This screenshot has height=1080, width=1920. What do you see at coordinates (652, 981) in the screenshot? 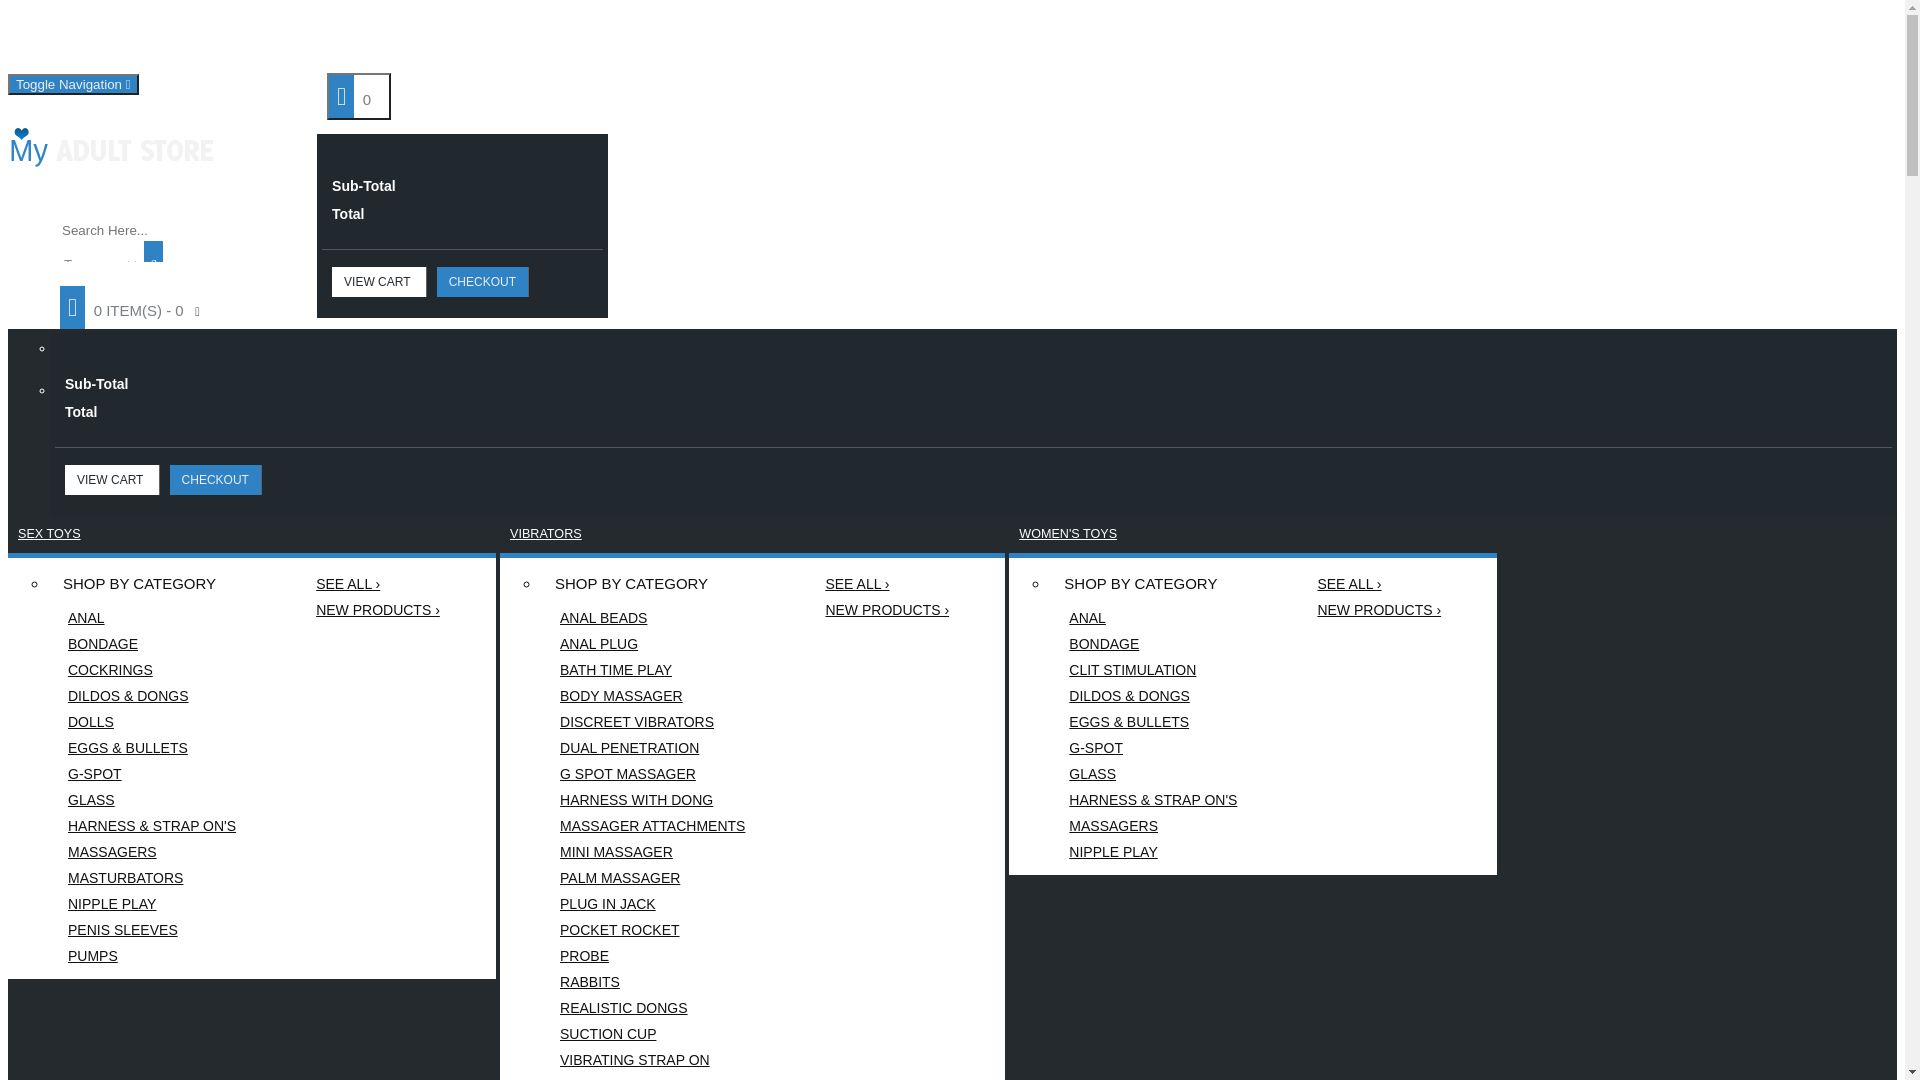
I see `'RABBITS'` at bounding box center [652, 981].